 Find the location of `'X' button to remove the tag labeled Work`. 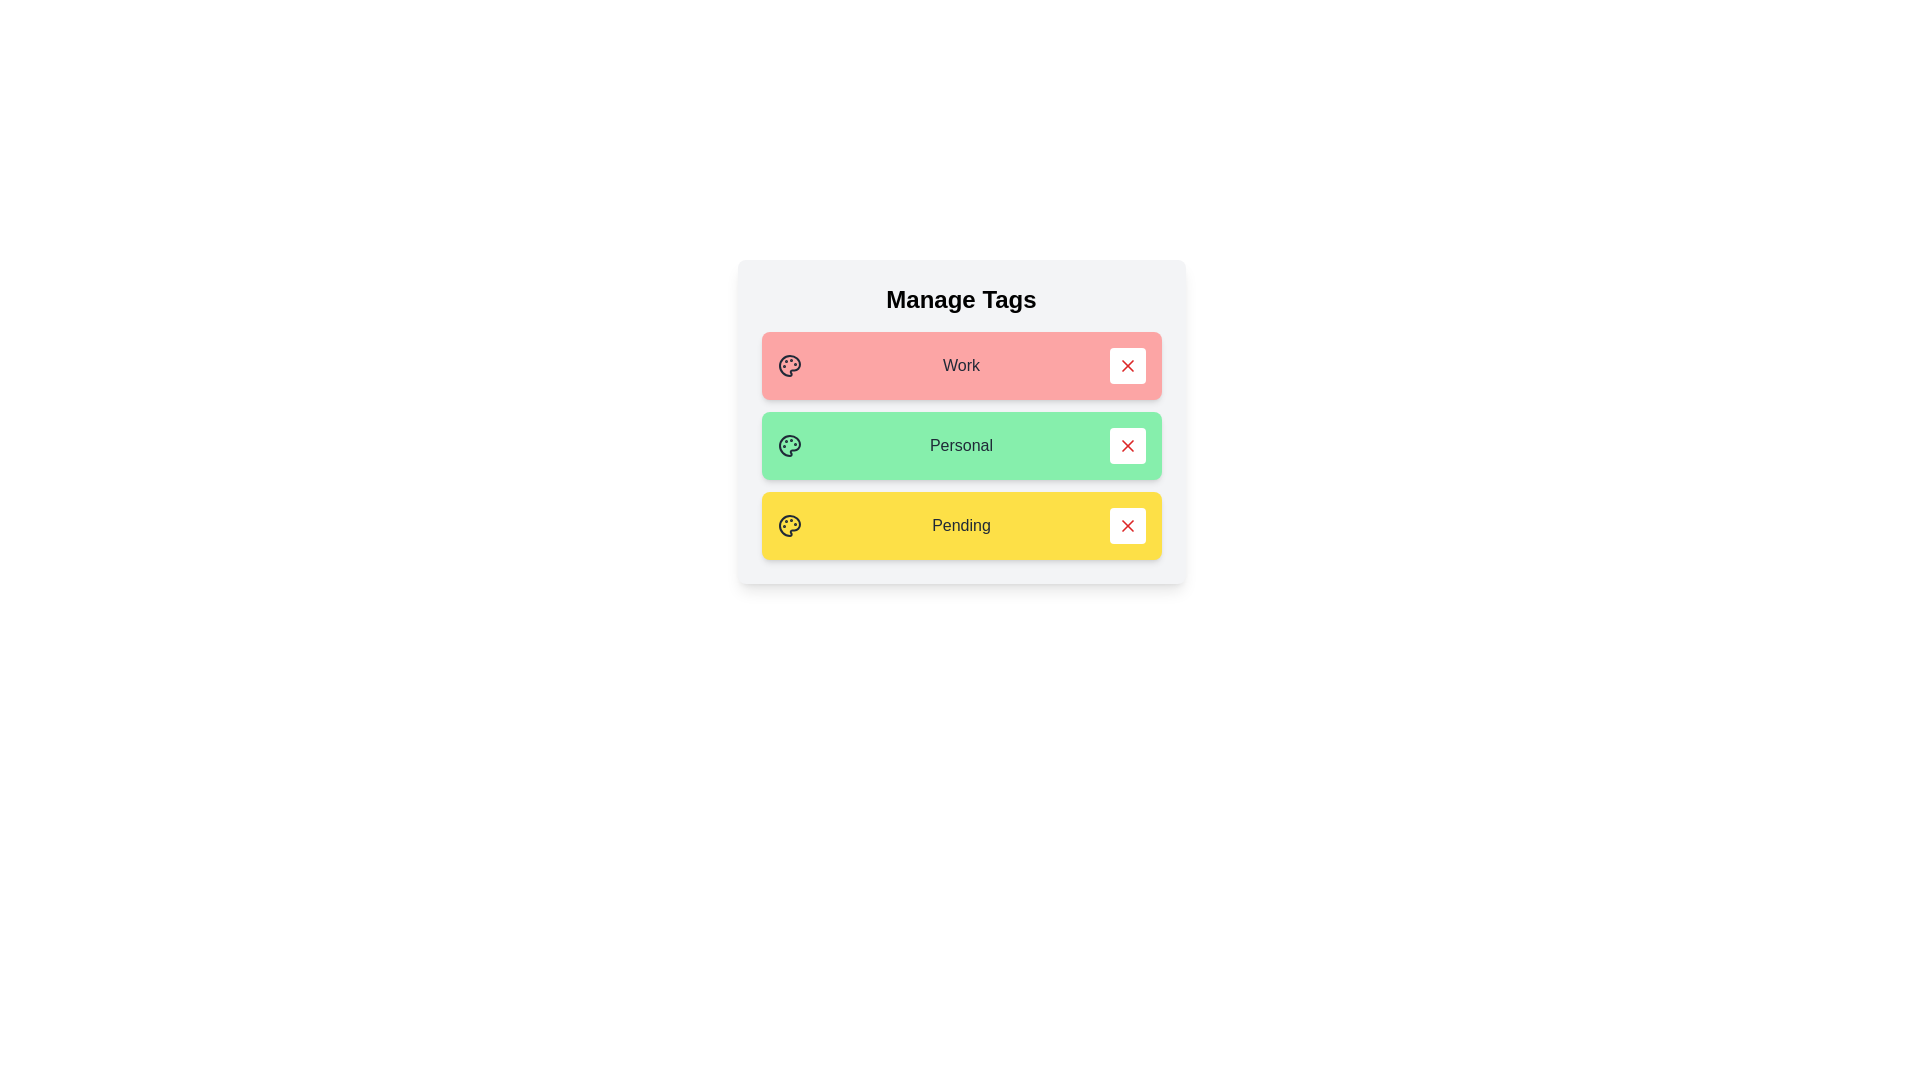

'X' button to remove the tag labeled Work is located at coordinates (1127, 366).